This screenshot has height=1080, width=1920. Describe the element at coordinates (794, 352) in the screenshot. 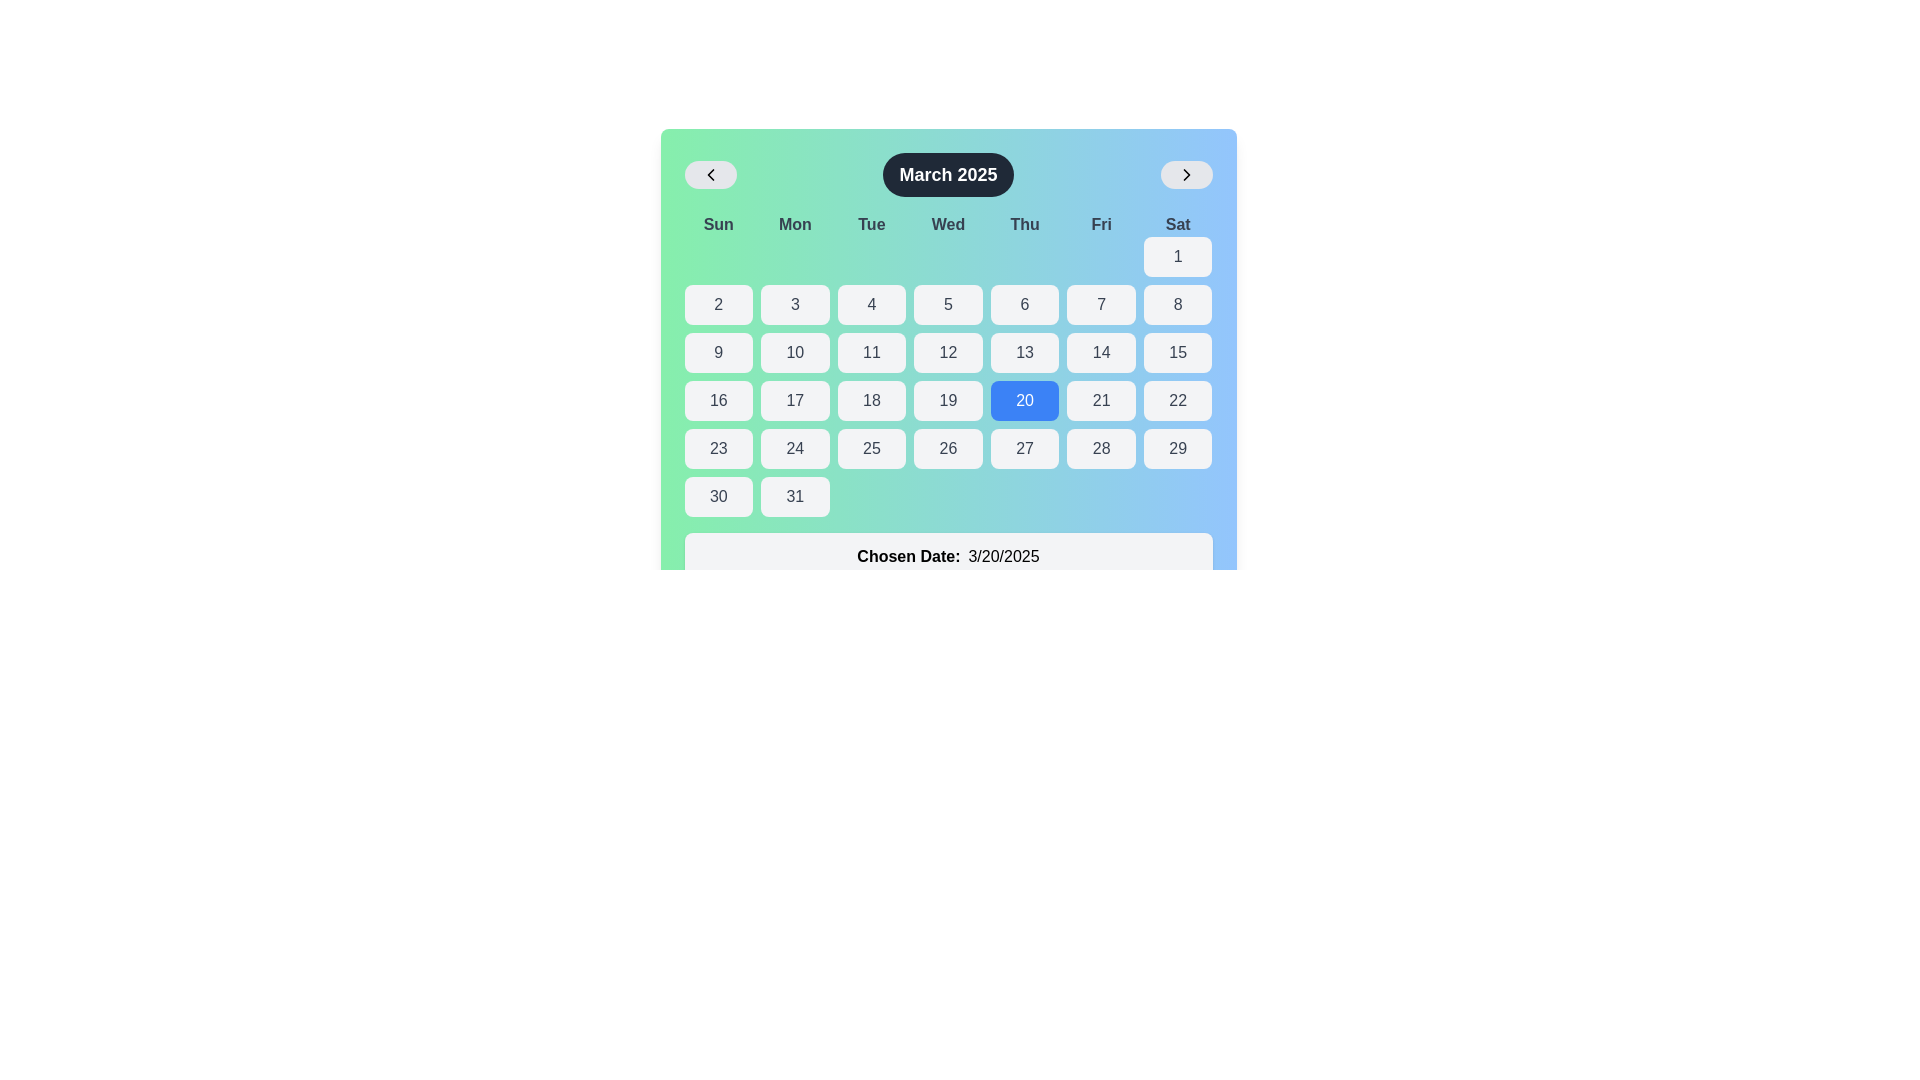

I see `the button representing the 10th day` at that location.